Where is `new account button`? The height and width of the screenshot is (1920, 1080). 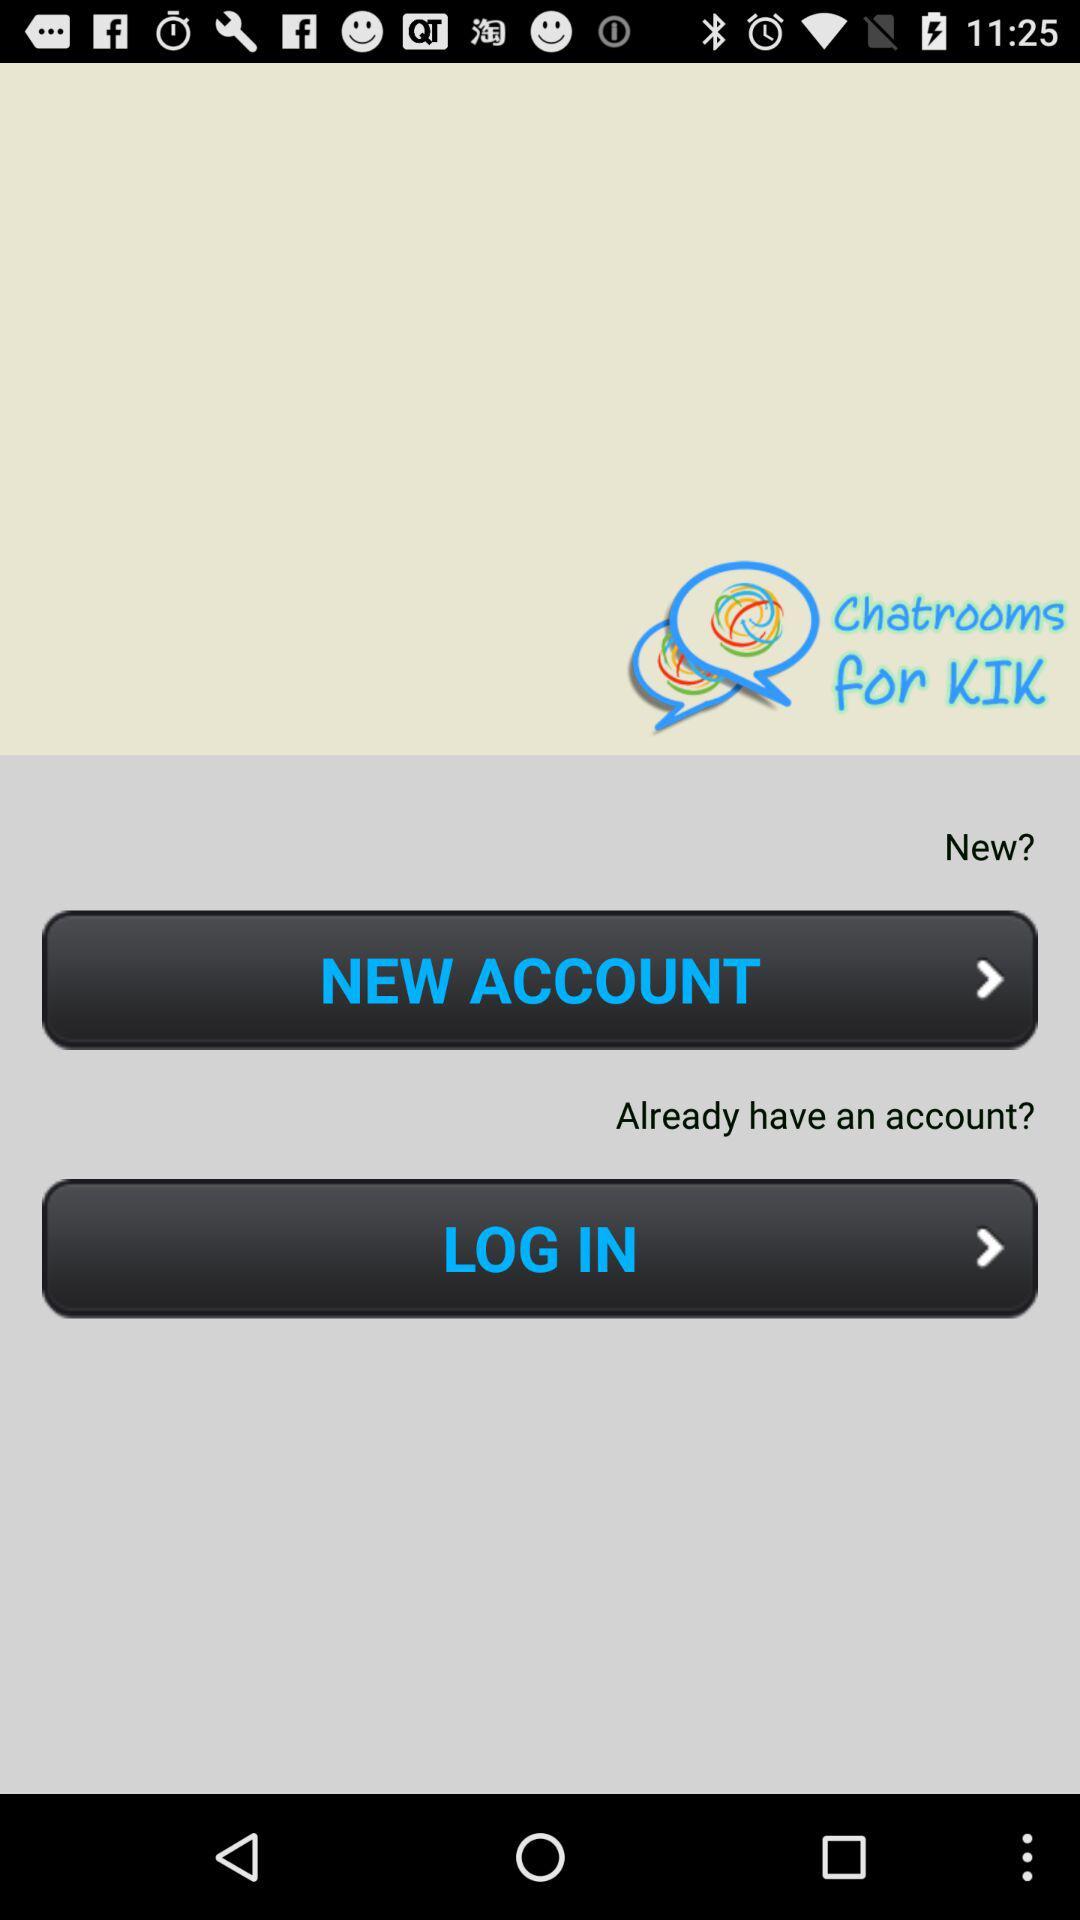
new account button is located at coordinates (540, 980).